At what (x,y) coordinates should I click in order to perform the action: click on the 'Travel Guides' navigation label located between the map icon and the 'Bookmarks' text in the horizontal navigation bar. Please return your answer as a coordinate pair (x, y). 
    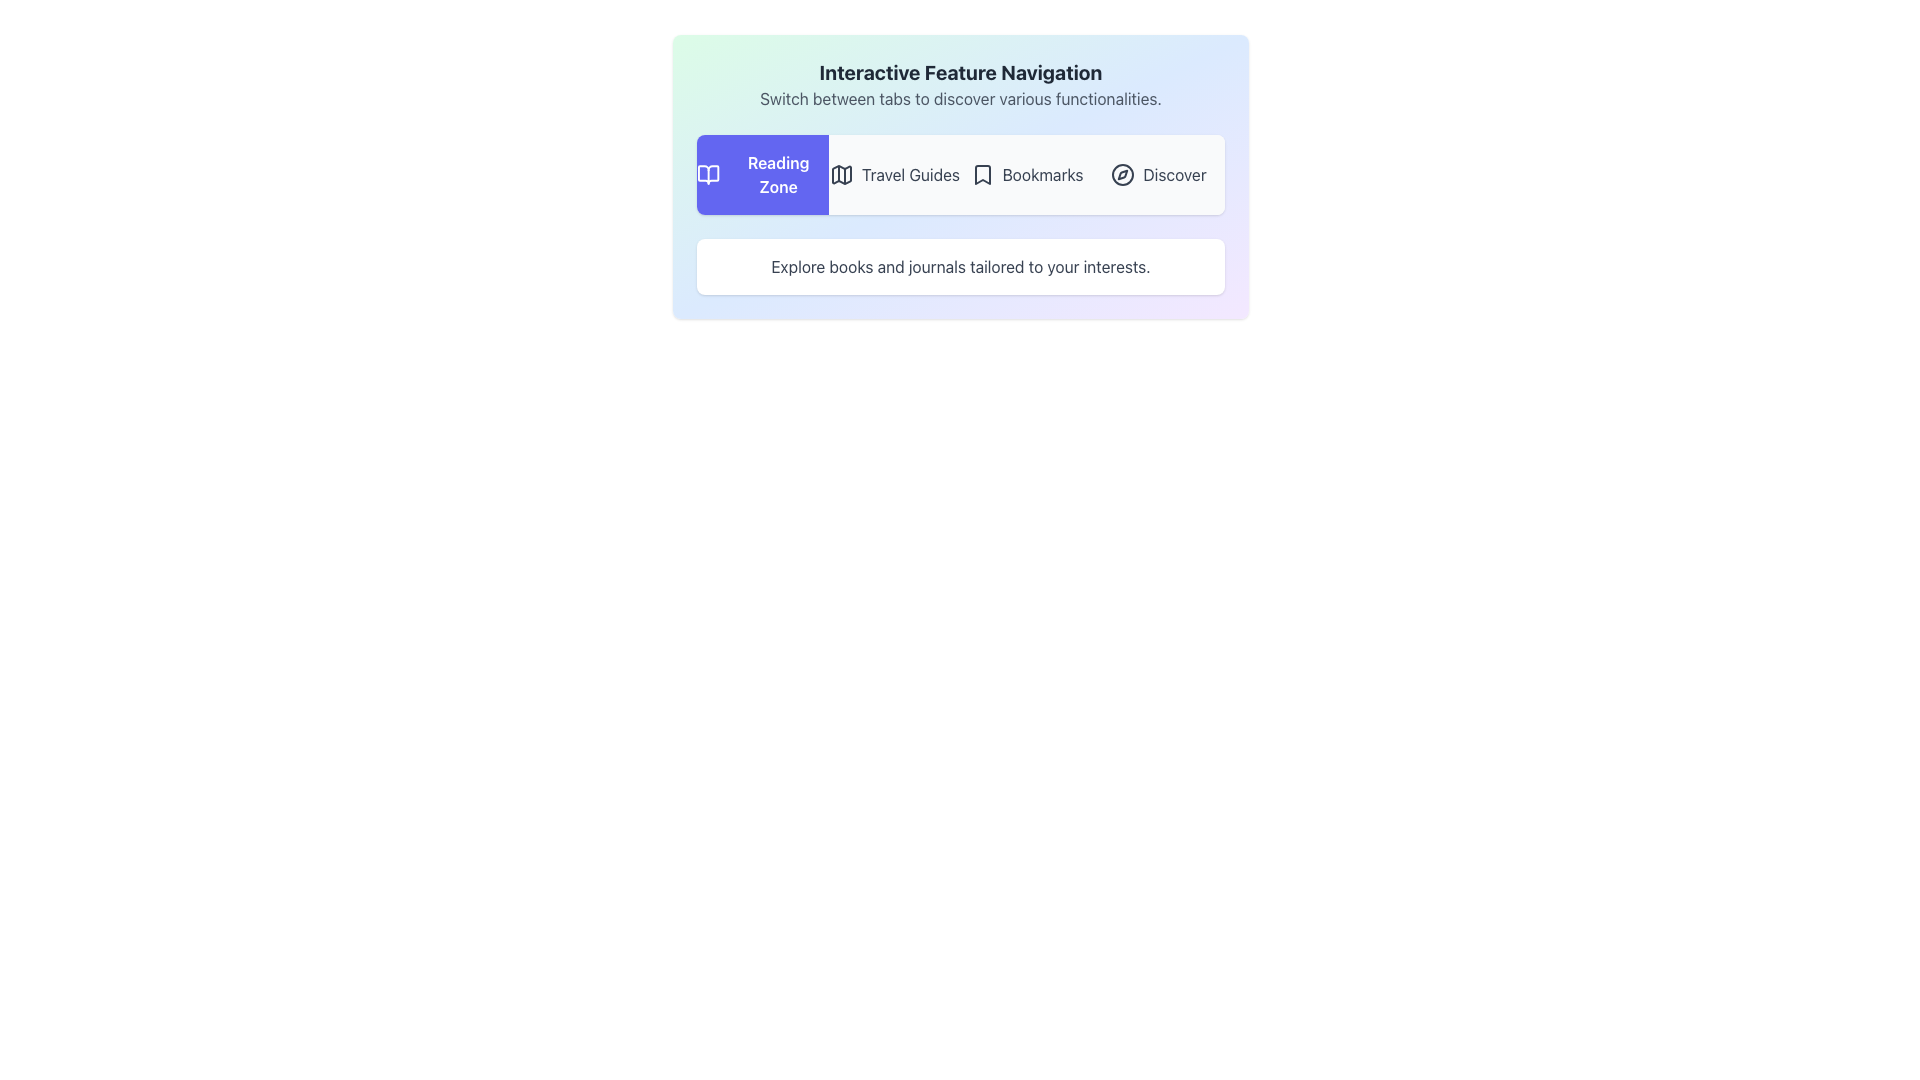
    Looking at the image, I should click on (910, 173).